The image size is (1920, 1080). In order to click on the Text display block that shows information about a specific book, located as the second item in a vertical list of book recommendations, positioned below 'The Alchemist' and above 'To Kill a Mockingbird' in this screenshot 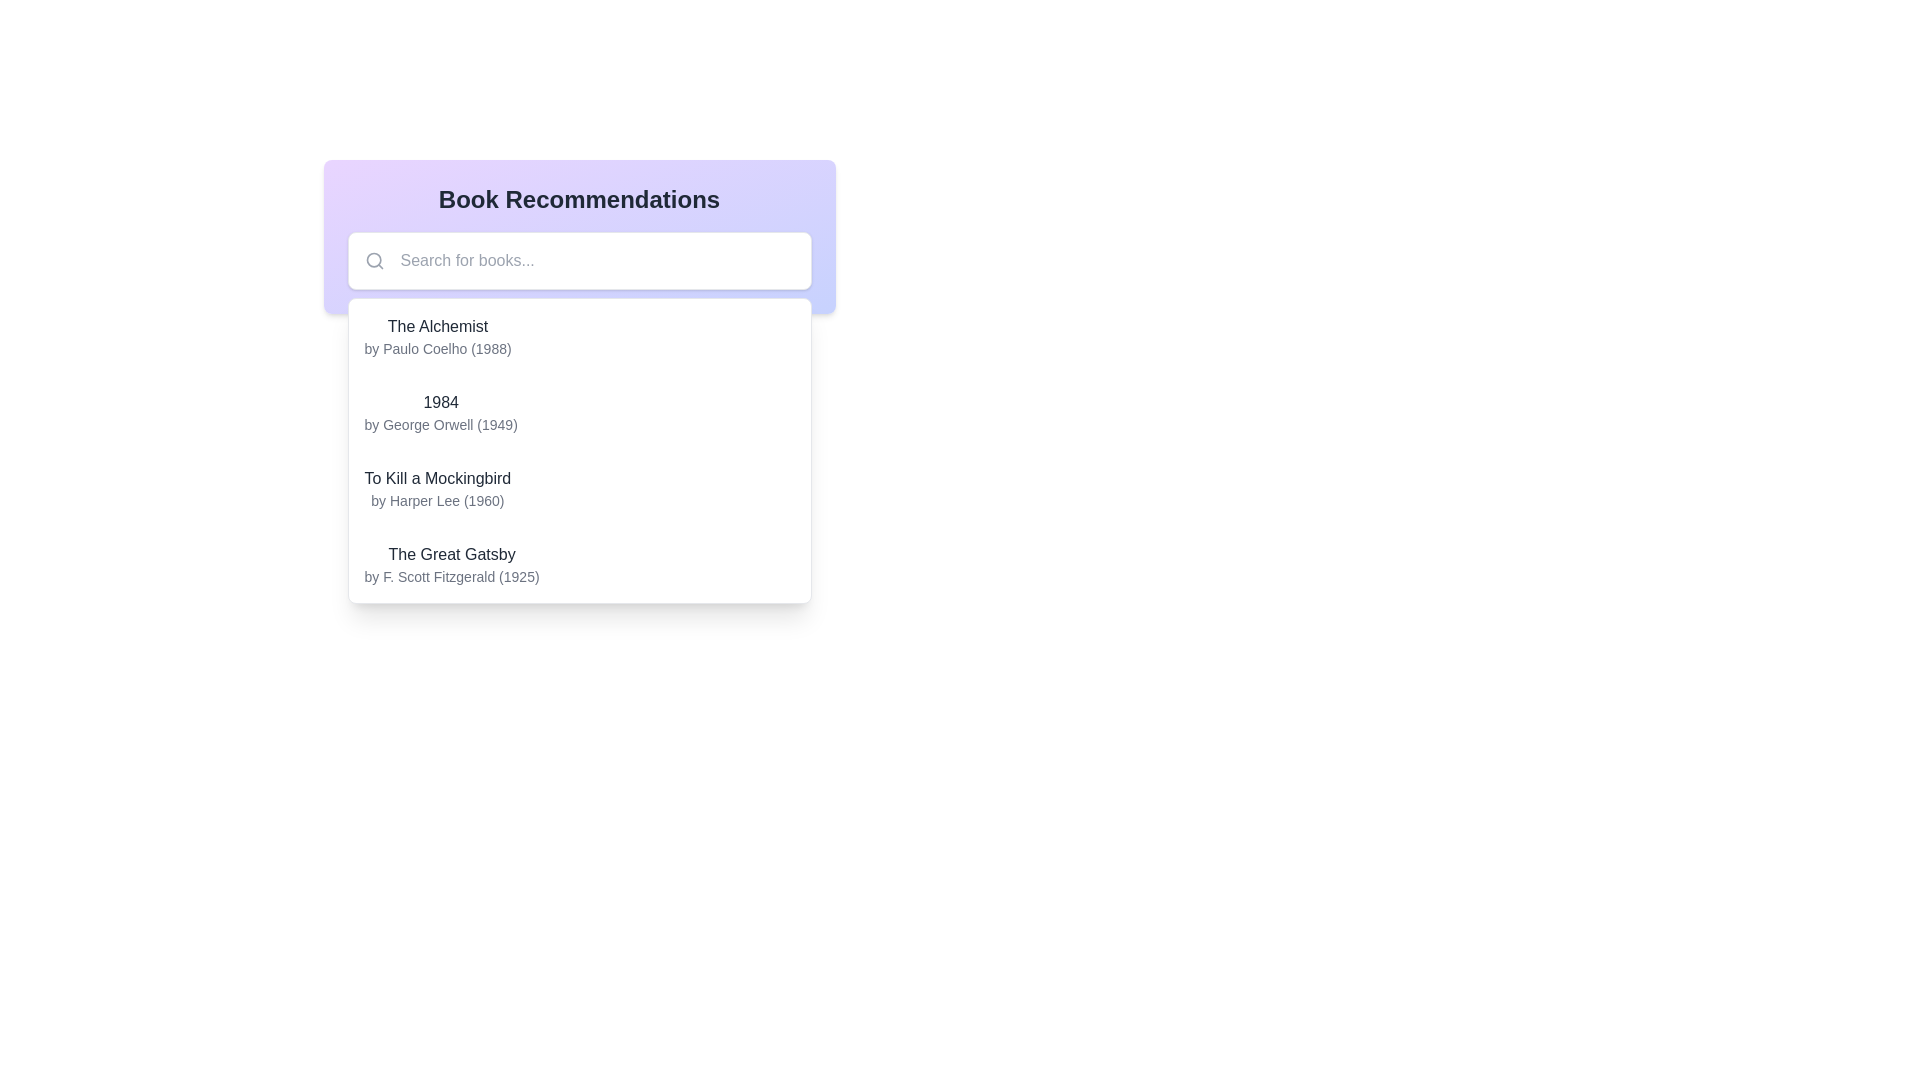, I will do `click(440, 411)`.